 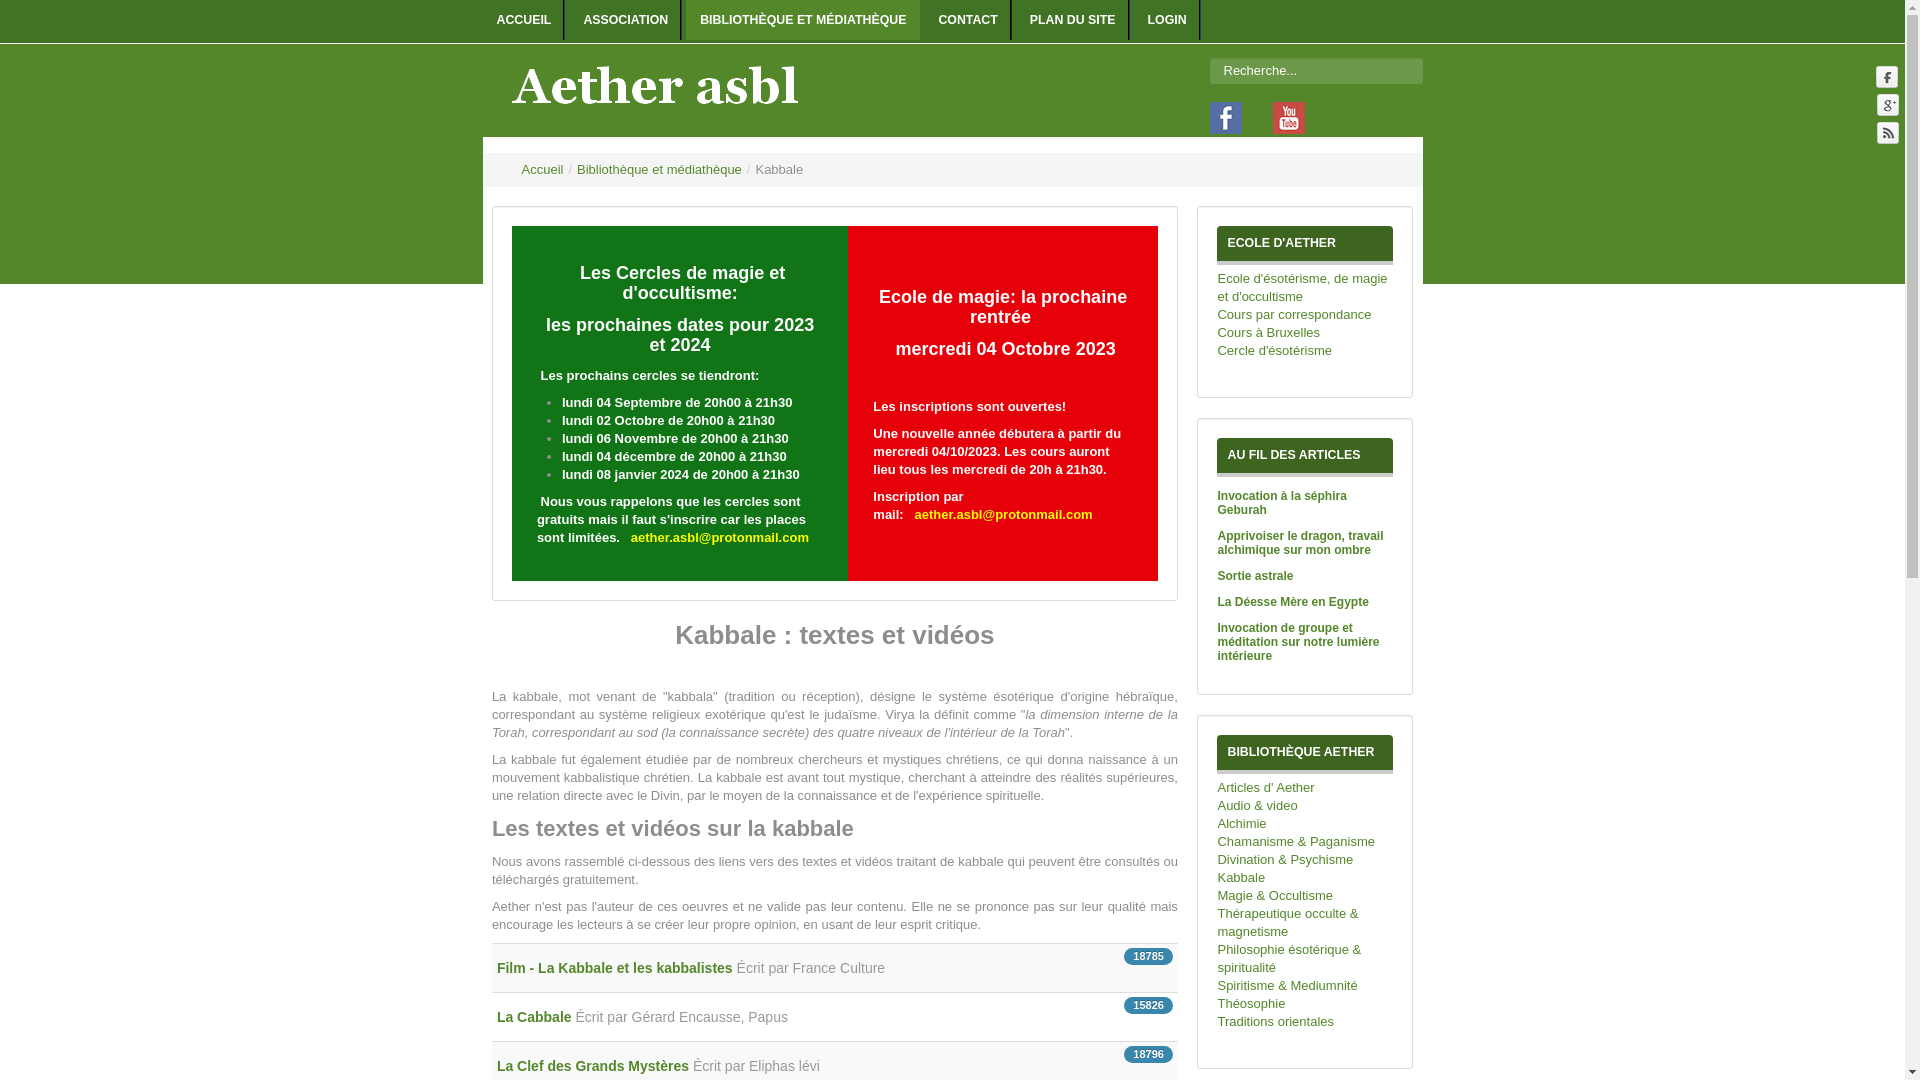 What do you see at coordinates (1305, 805) in the screenshot?
I see `'Audio & video'` at bounding box center [1305, 805].